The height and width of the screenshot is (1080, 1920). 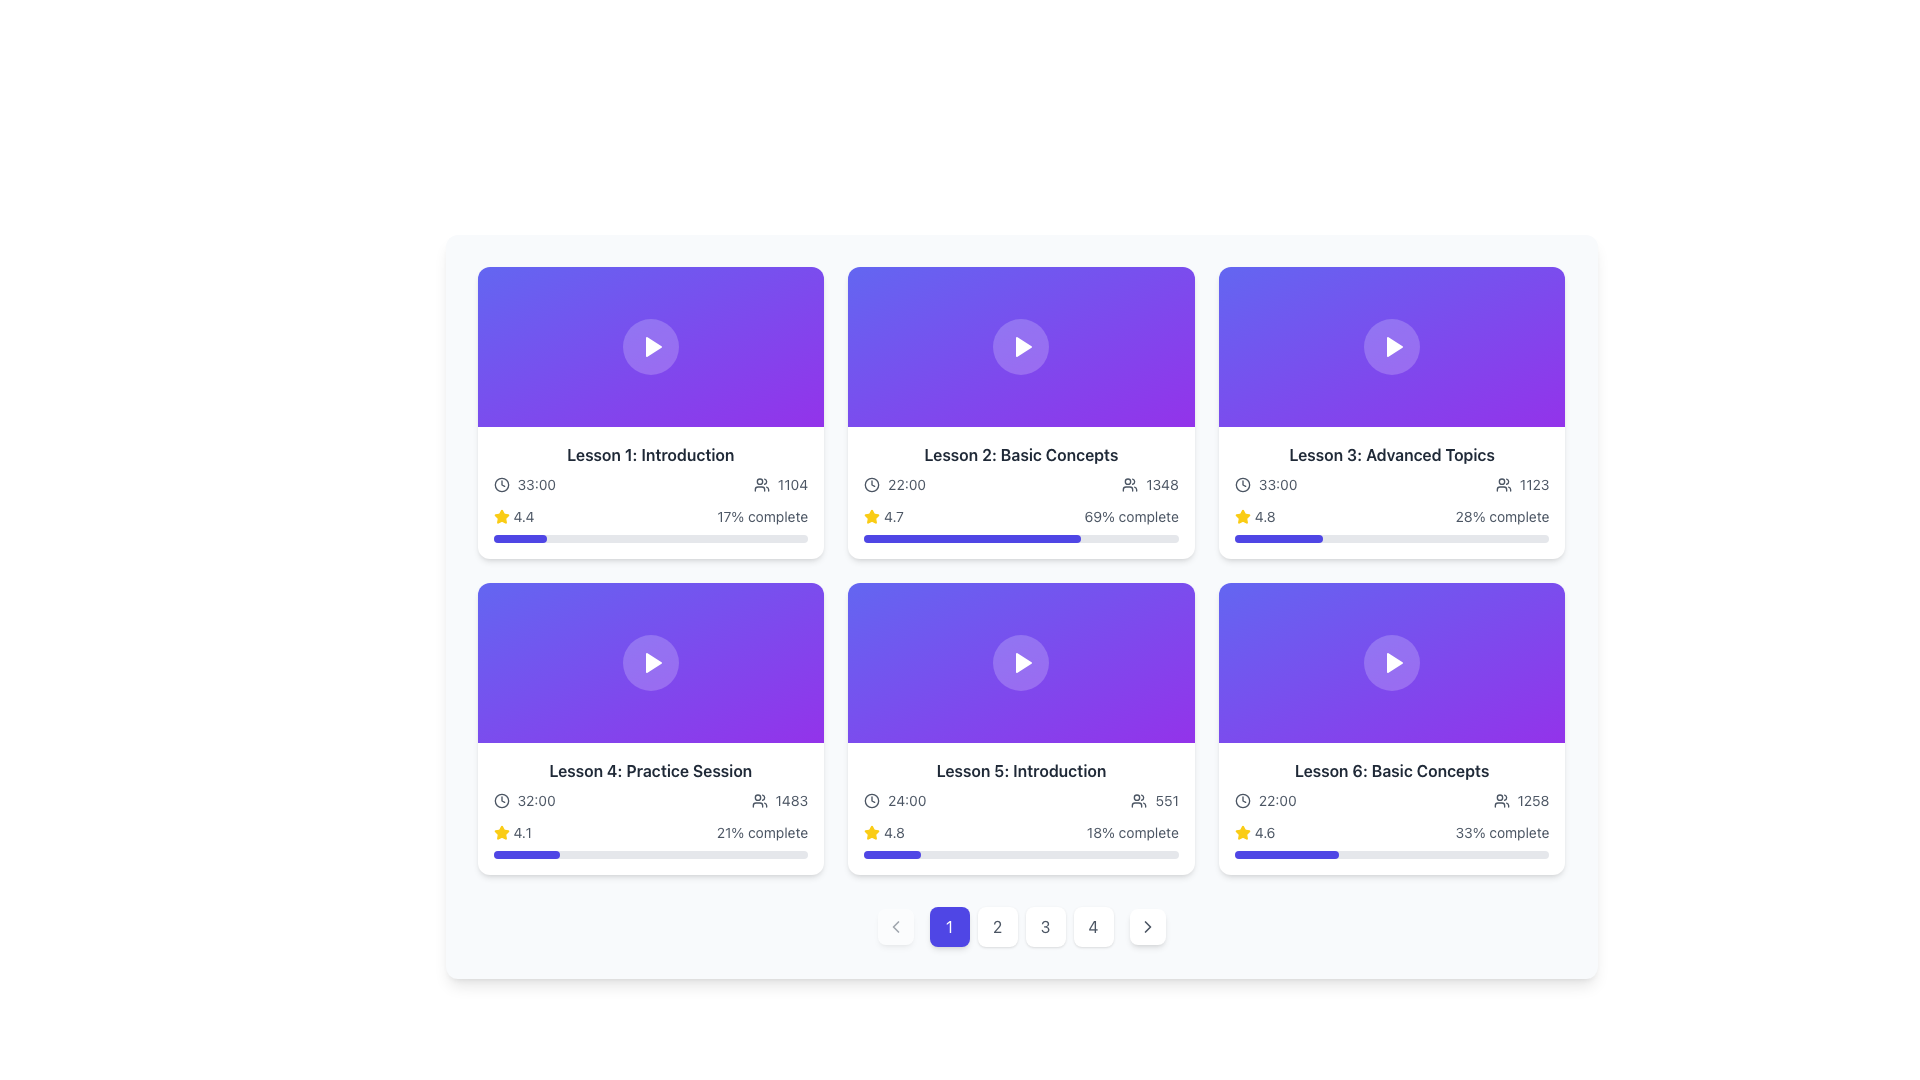 What do you see at coordinates (524, 485) in the screenshot?
I see `the static label displaying '33:00' next to a clock icon in the first card of the second row of the grid layout` at bounding box center [524, 485].